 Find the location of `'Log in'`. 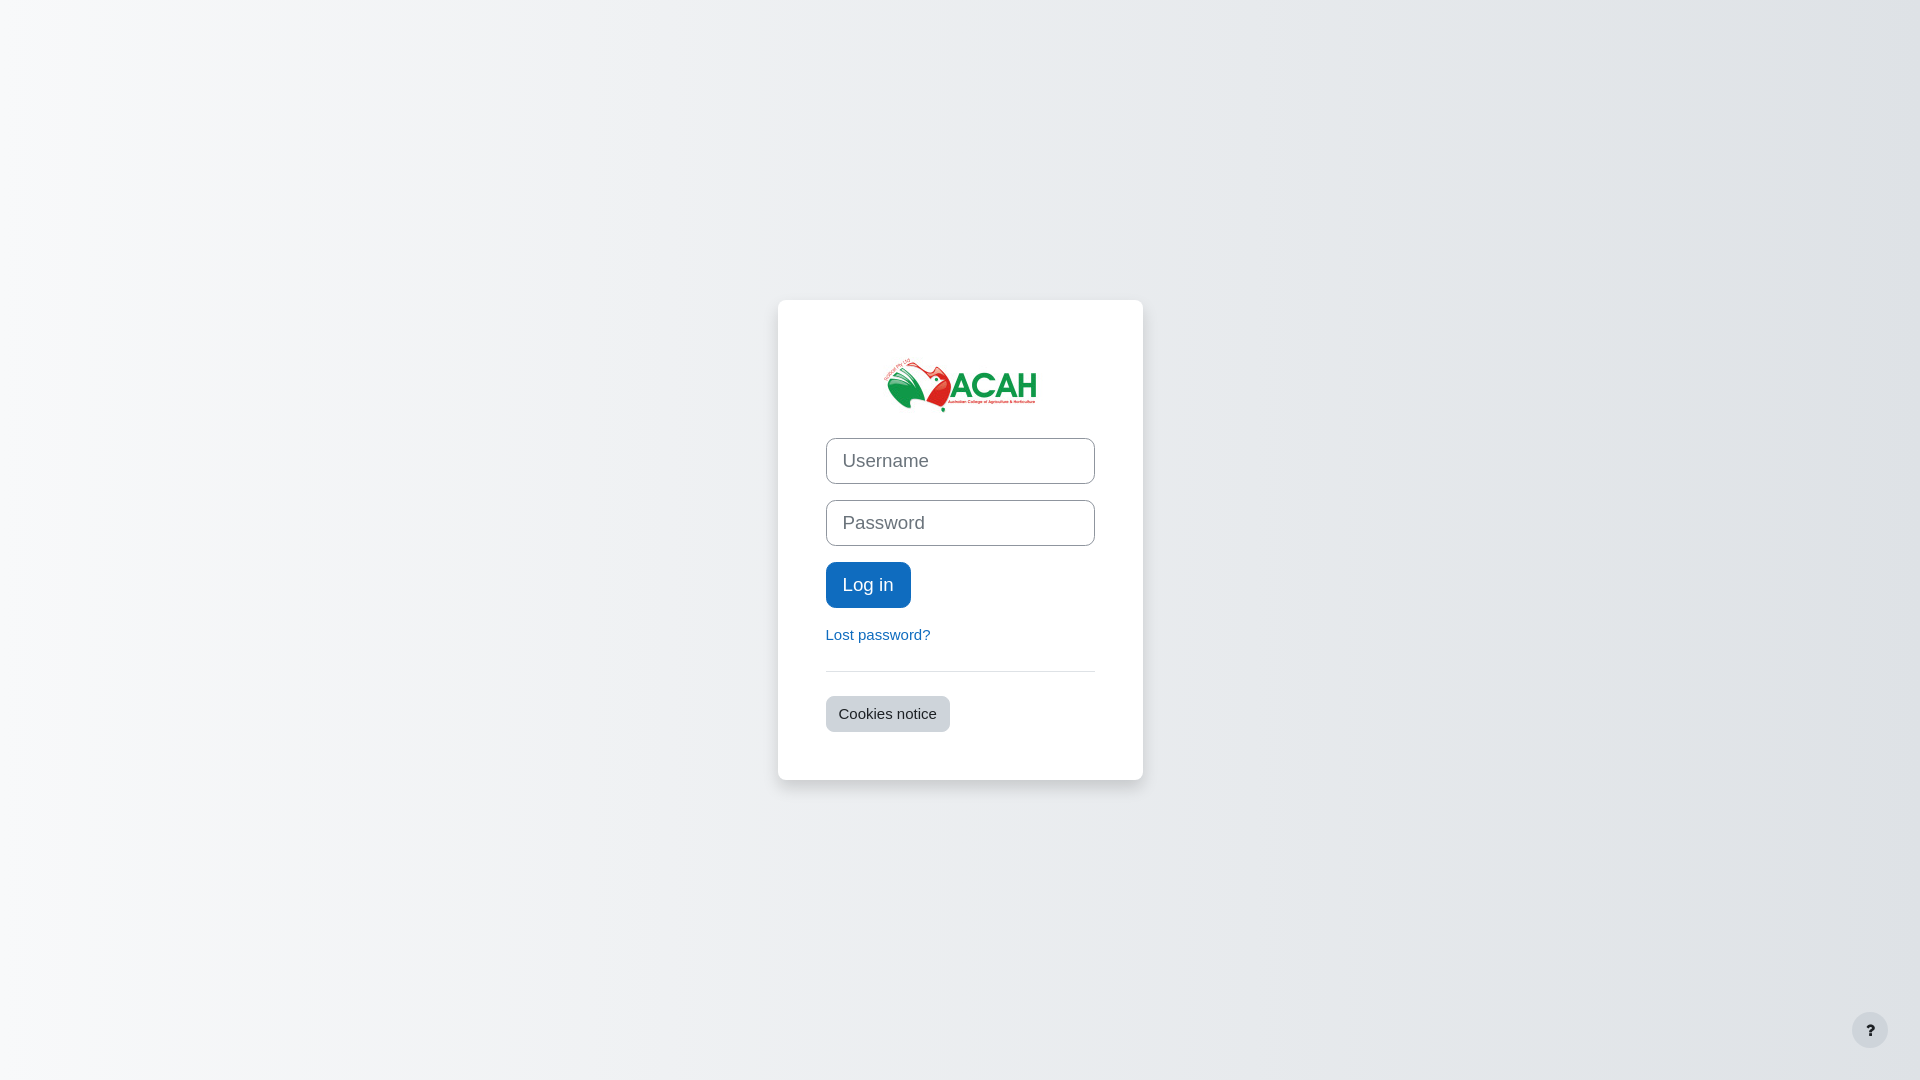

'Log in' is located at coordinates (868, 585).